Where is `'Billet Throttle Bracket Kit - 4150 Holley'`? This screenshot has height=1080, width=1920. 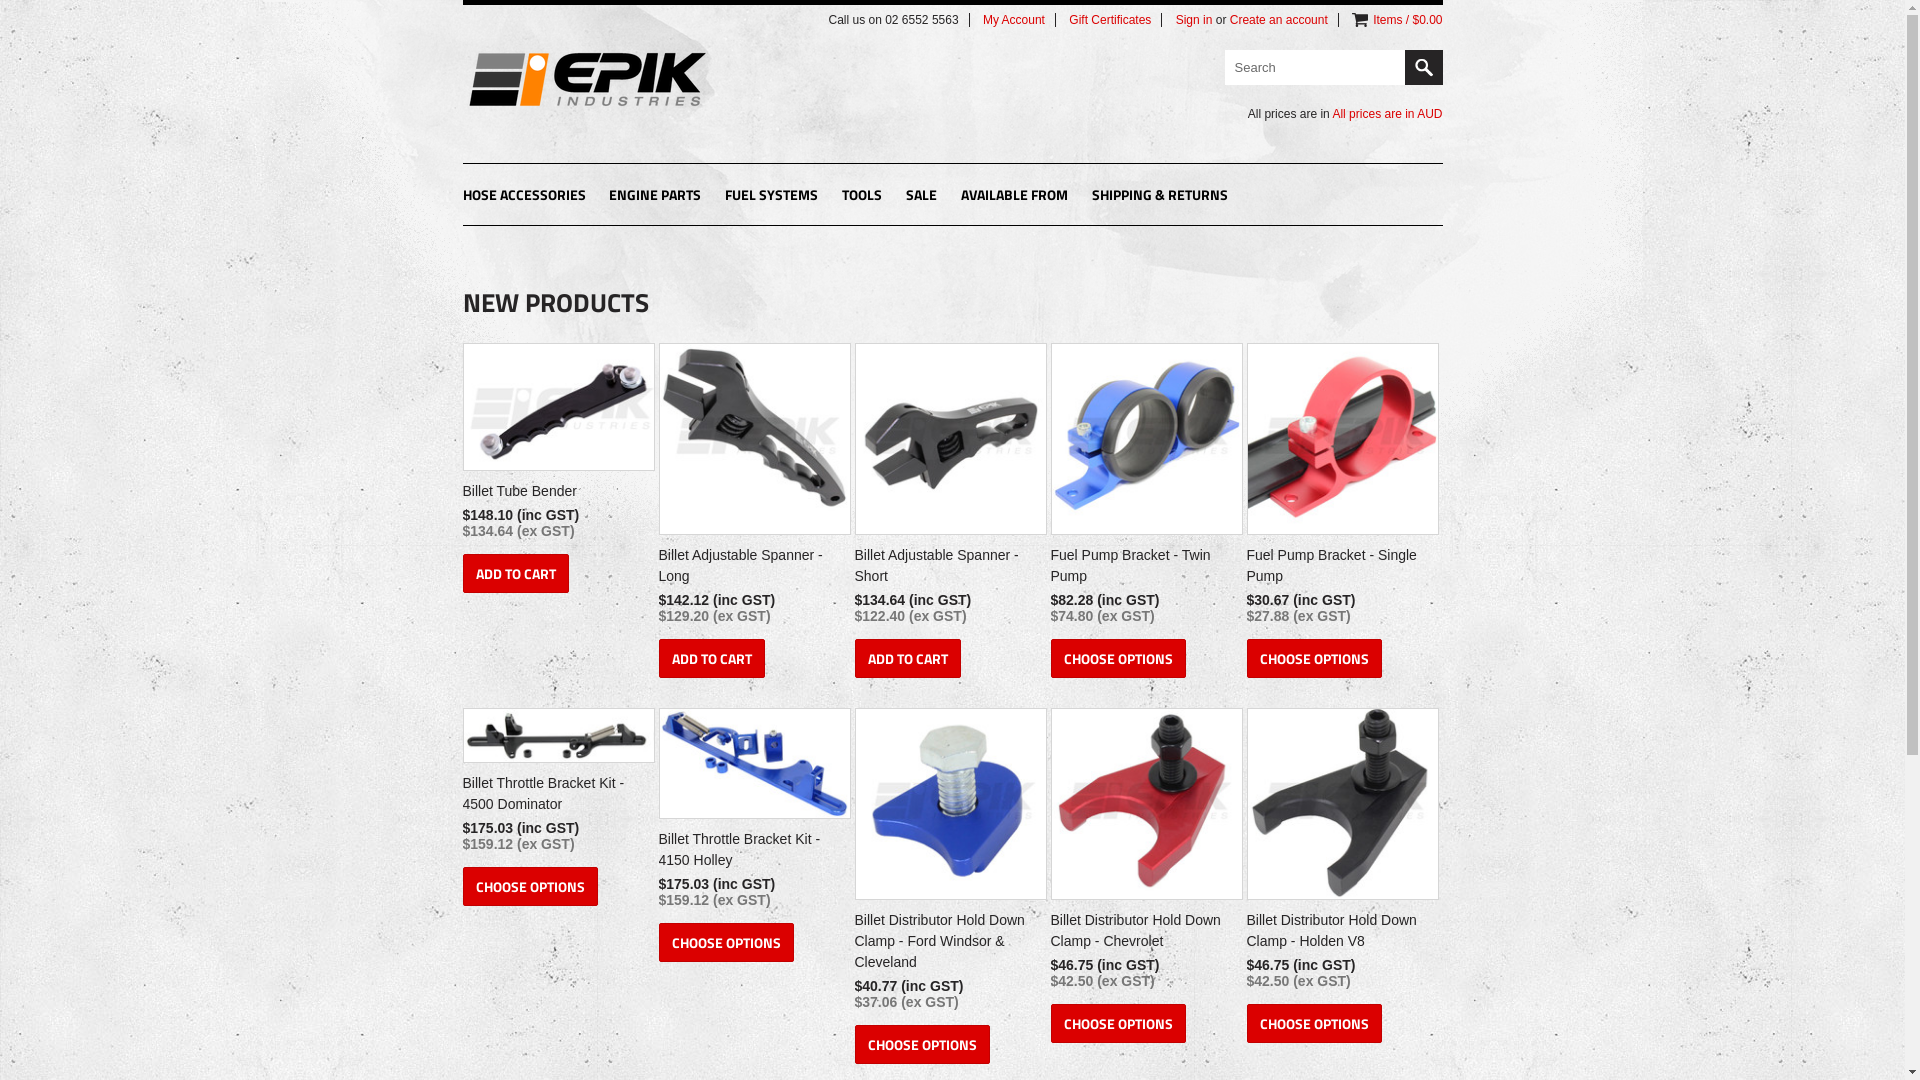 'Billet Throttle Bracket Kit - 4150 Holley' is located at coordinates (750, 852).